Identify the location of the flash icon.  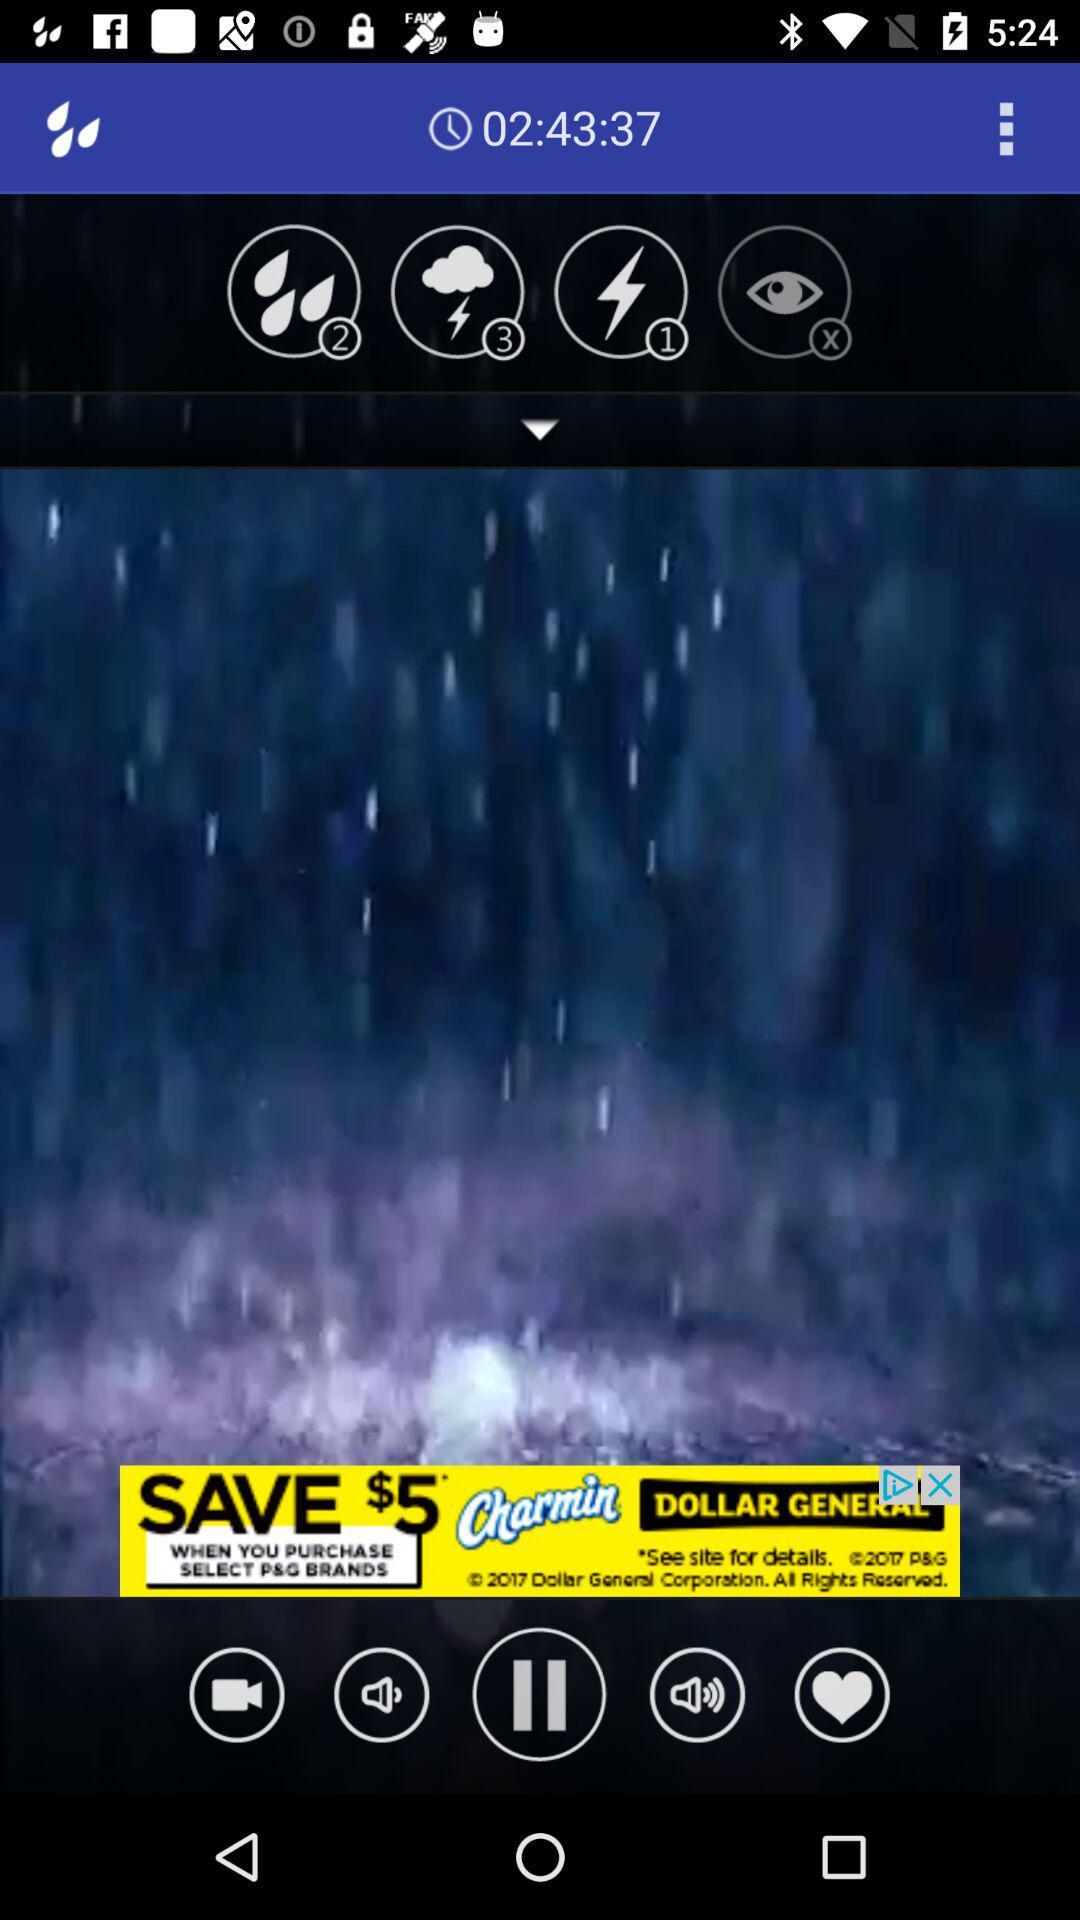
(620, 291).